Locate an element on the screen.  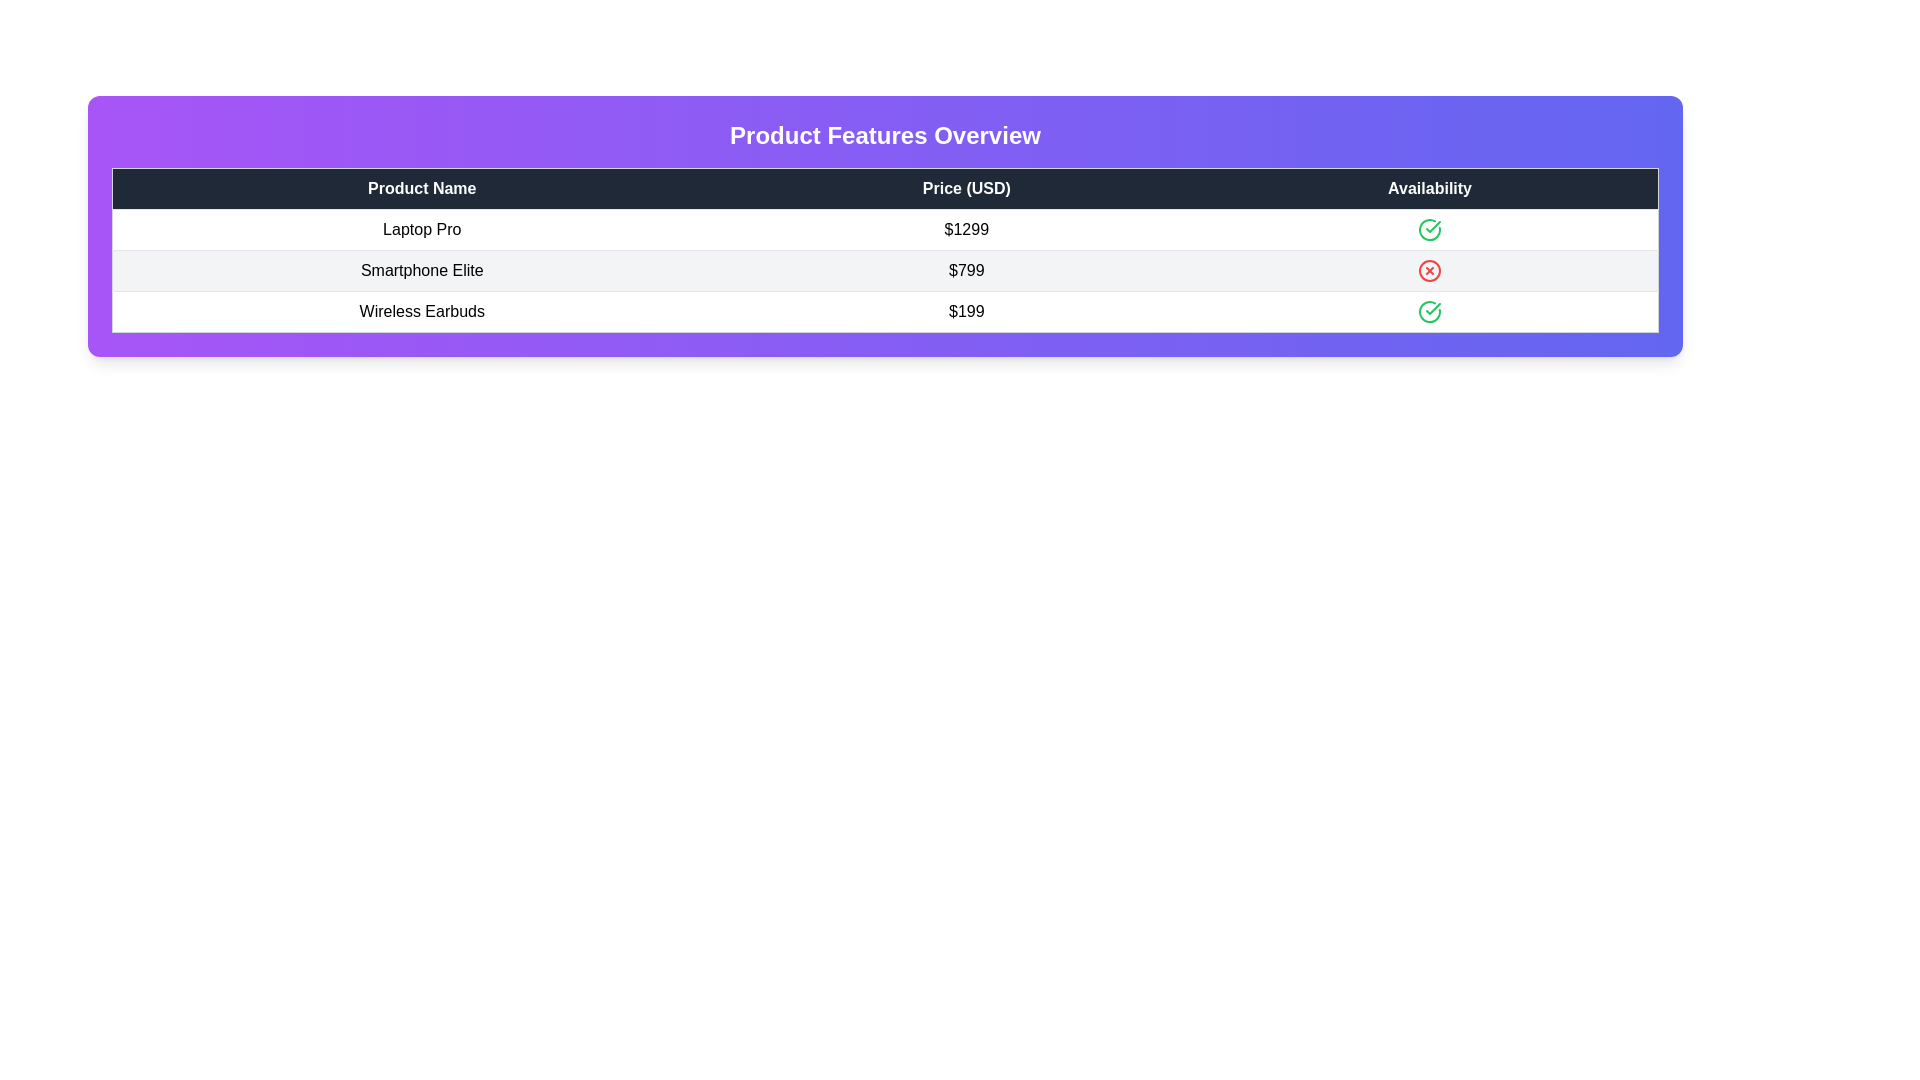
the text label reading 'Wireless Earbuds', which is centered in the third row of the table under the 'Product Name' column is located at coordinates (421, 312).